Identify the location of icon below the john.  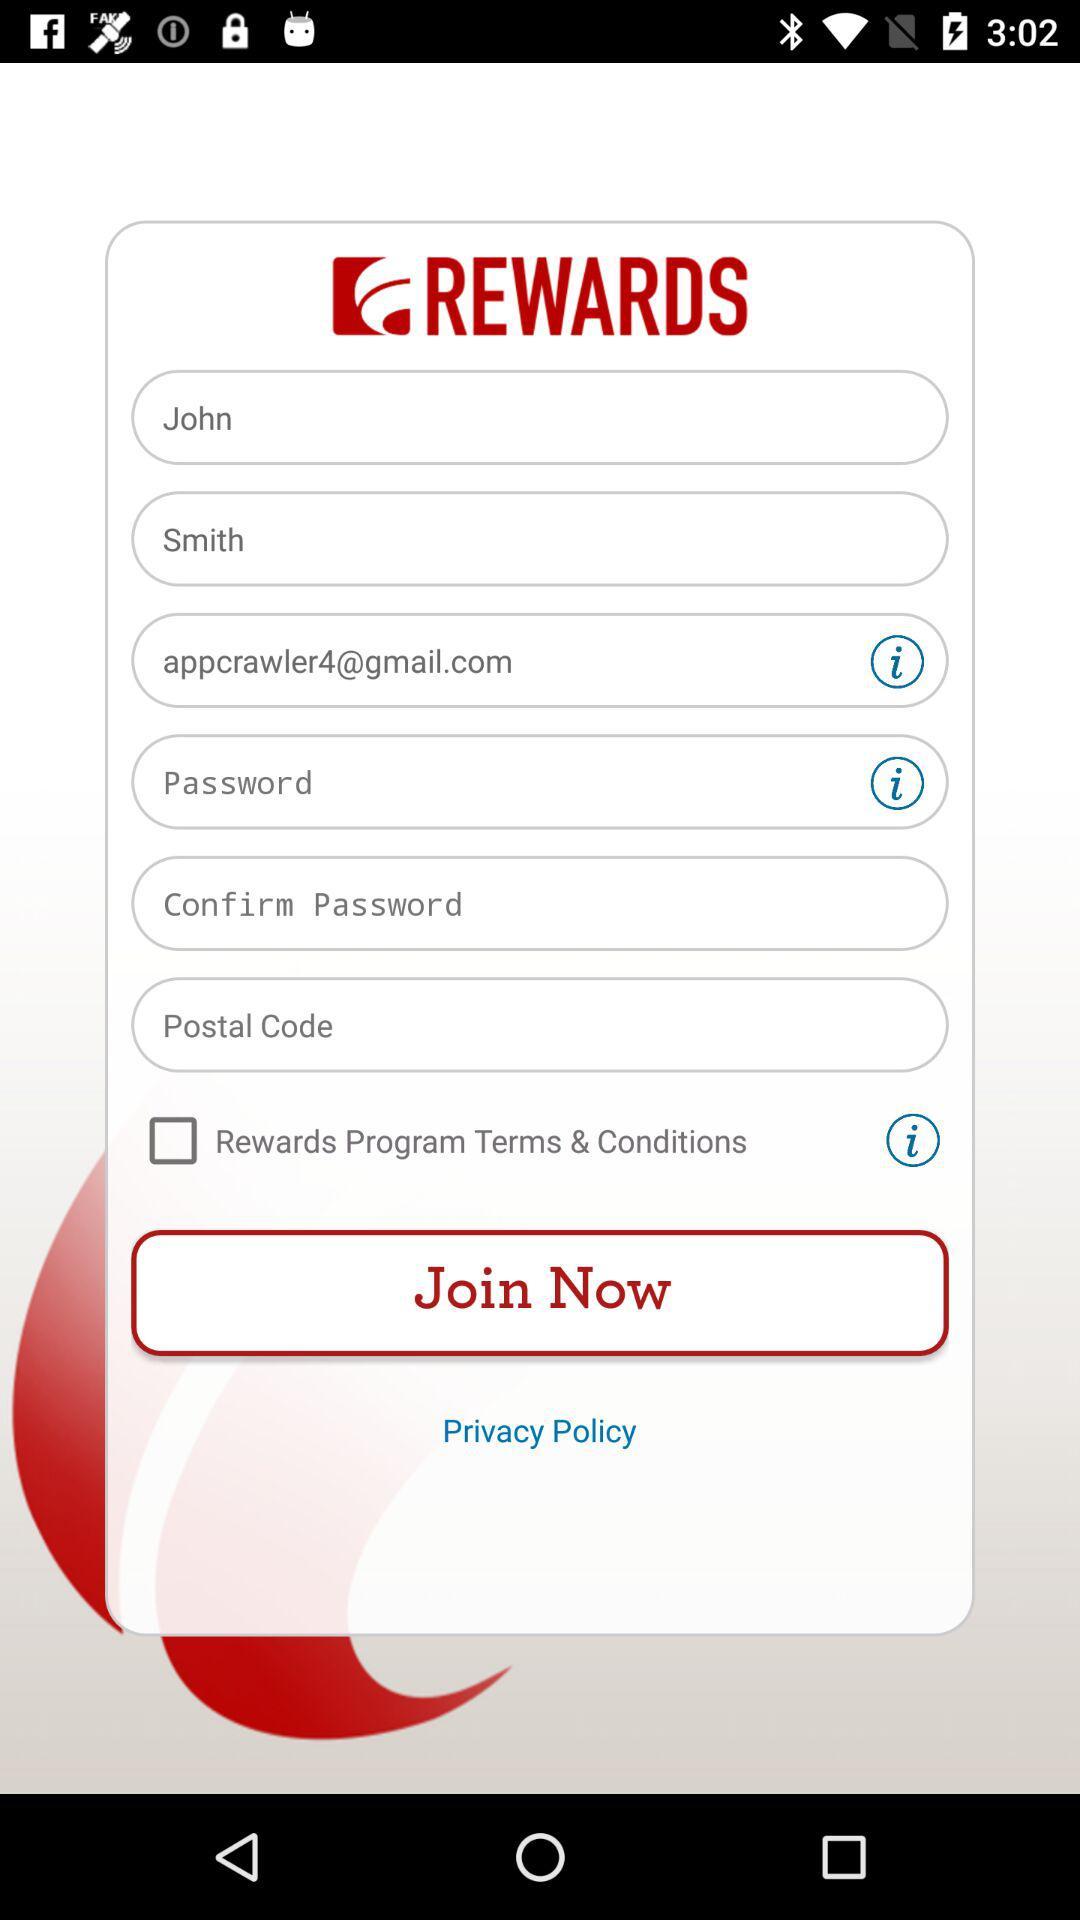
(540, 538).